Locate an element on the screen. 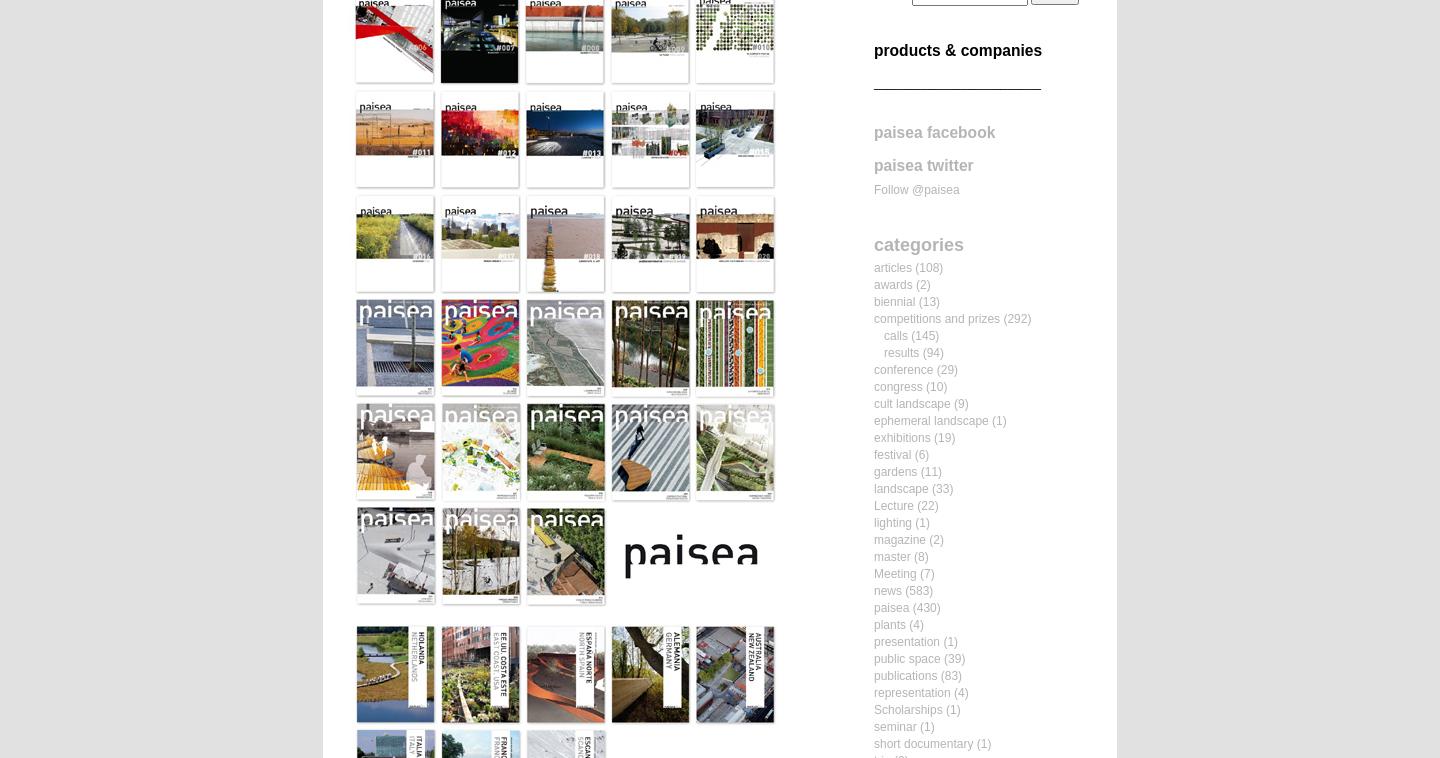 The image size is (1440, 758). 'competitions and prizes' is located at coordinates (937, 318).